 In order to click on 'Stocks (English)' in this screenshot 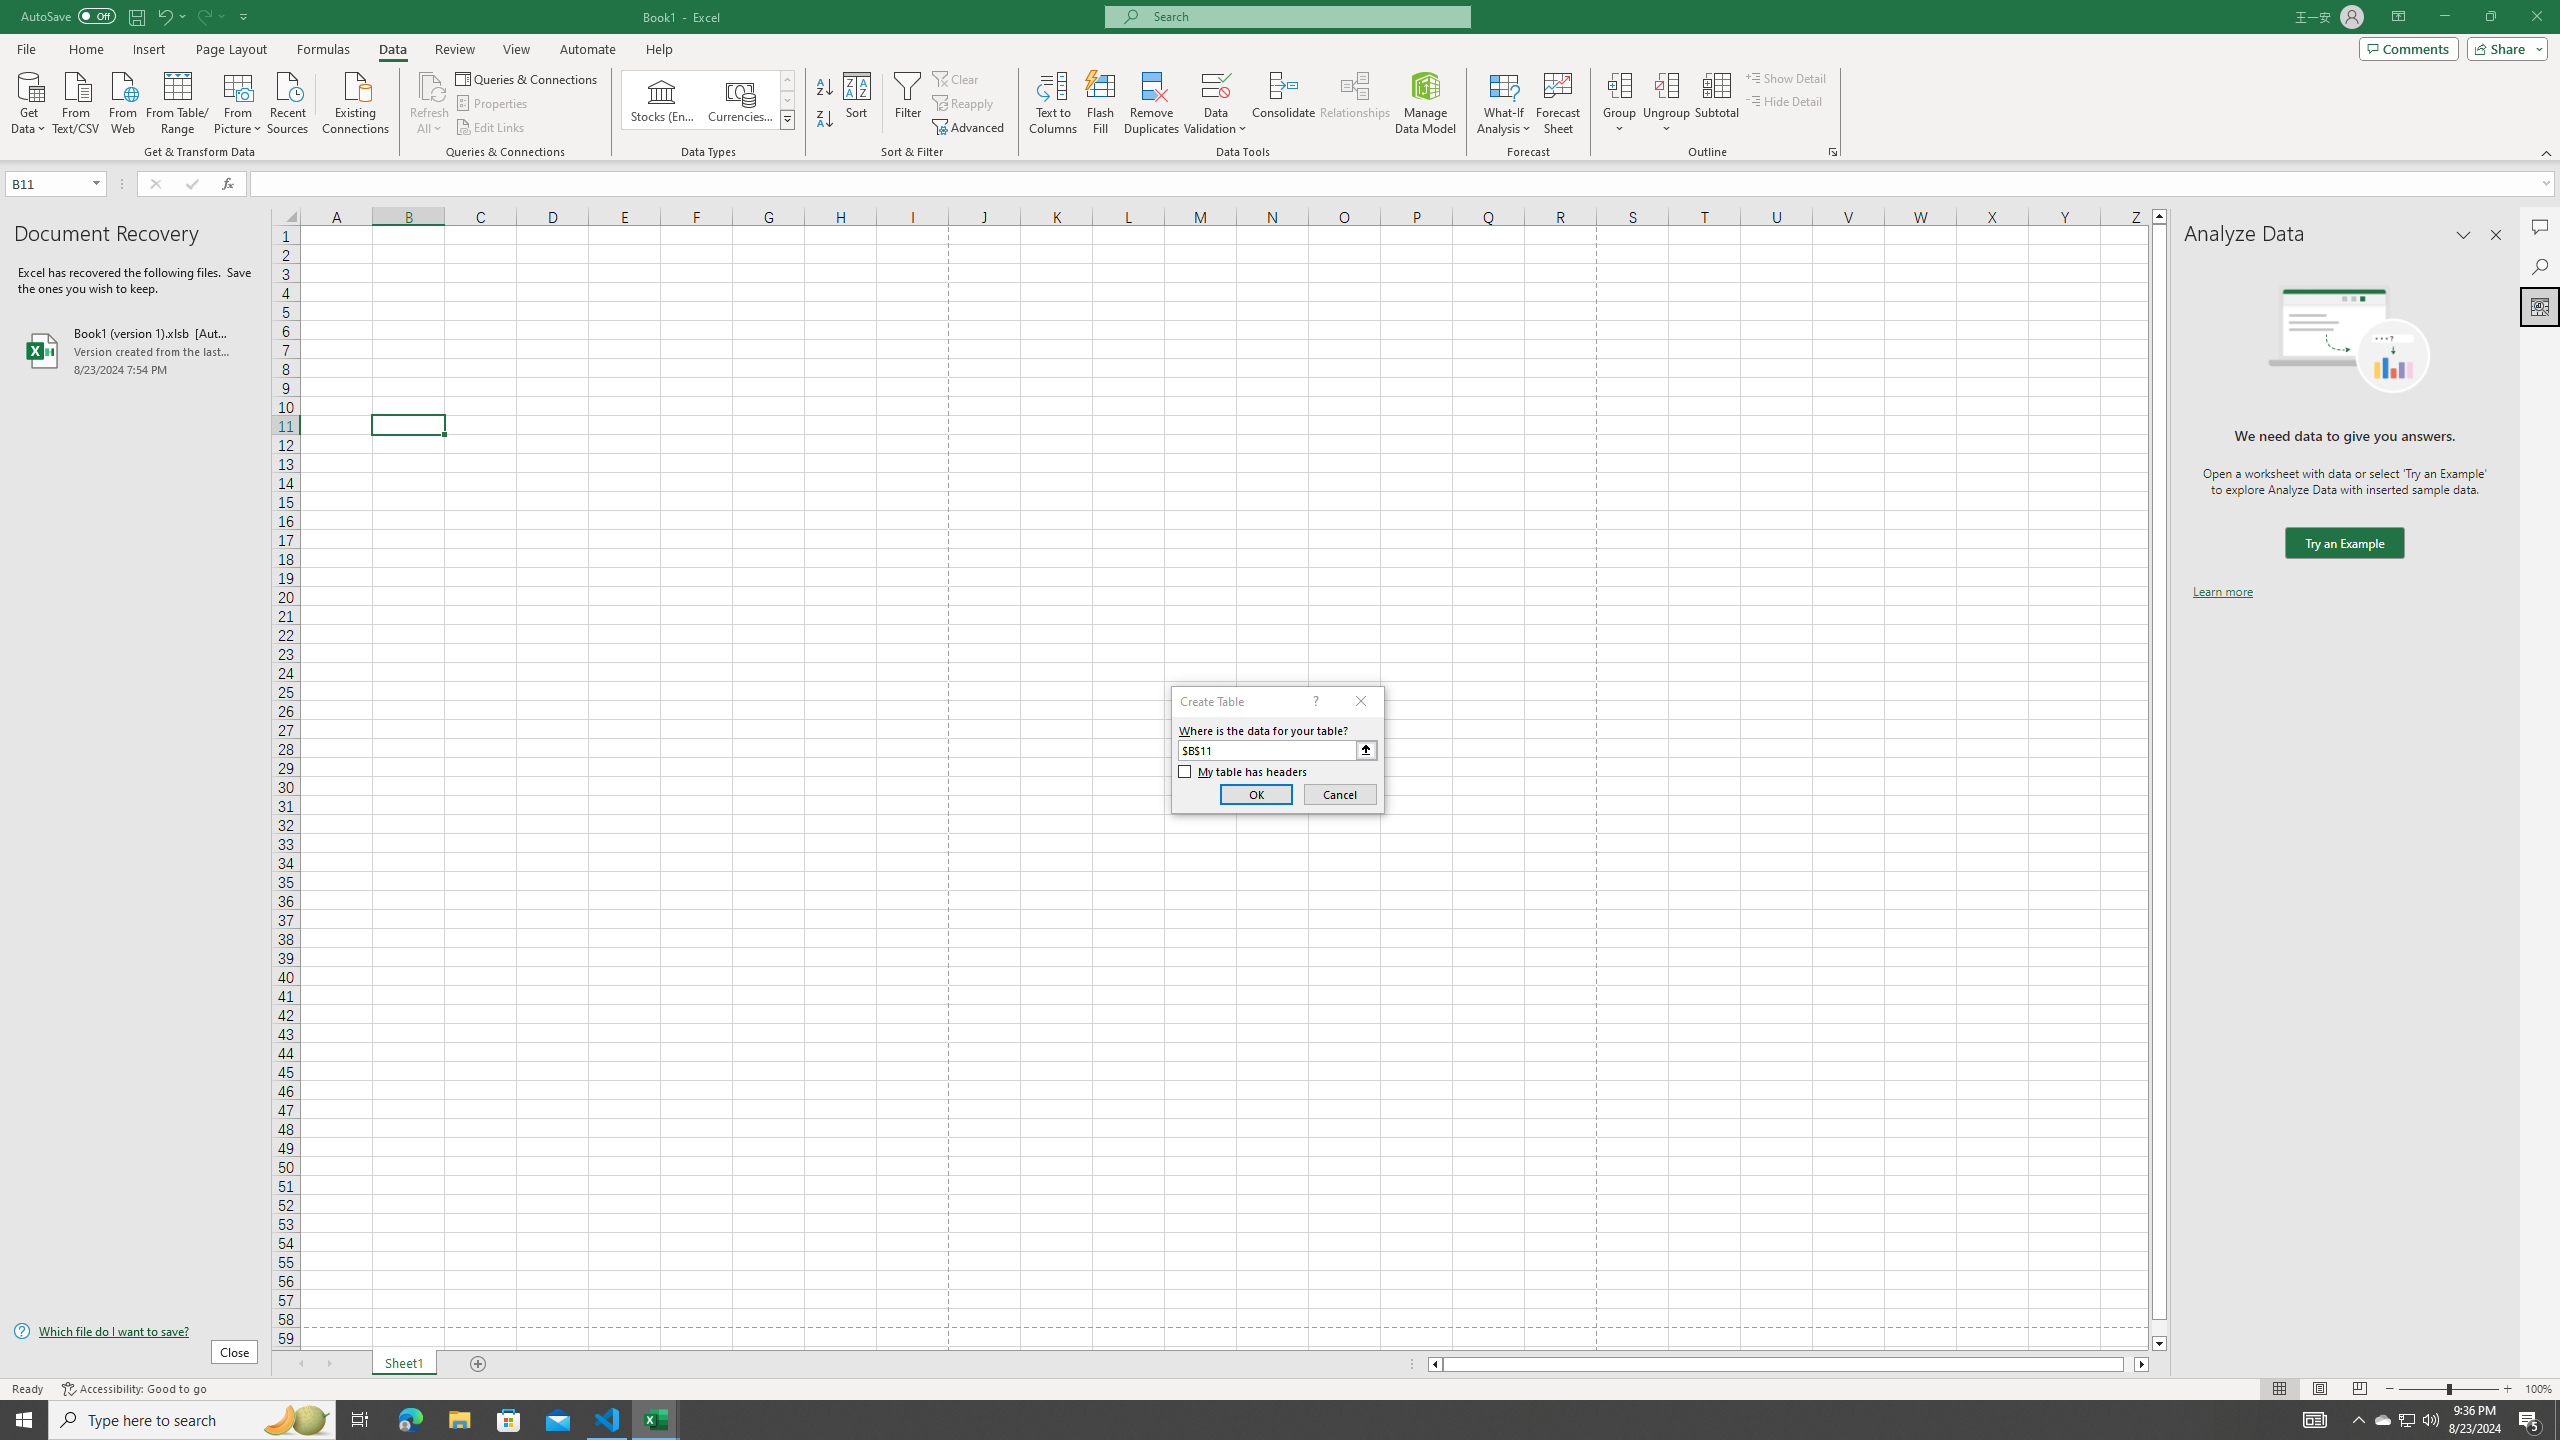, I will do `click(660, 99)`.